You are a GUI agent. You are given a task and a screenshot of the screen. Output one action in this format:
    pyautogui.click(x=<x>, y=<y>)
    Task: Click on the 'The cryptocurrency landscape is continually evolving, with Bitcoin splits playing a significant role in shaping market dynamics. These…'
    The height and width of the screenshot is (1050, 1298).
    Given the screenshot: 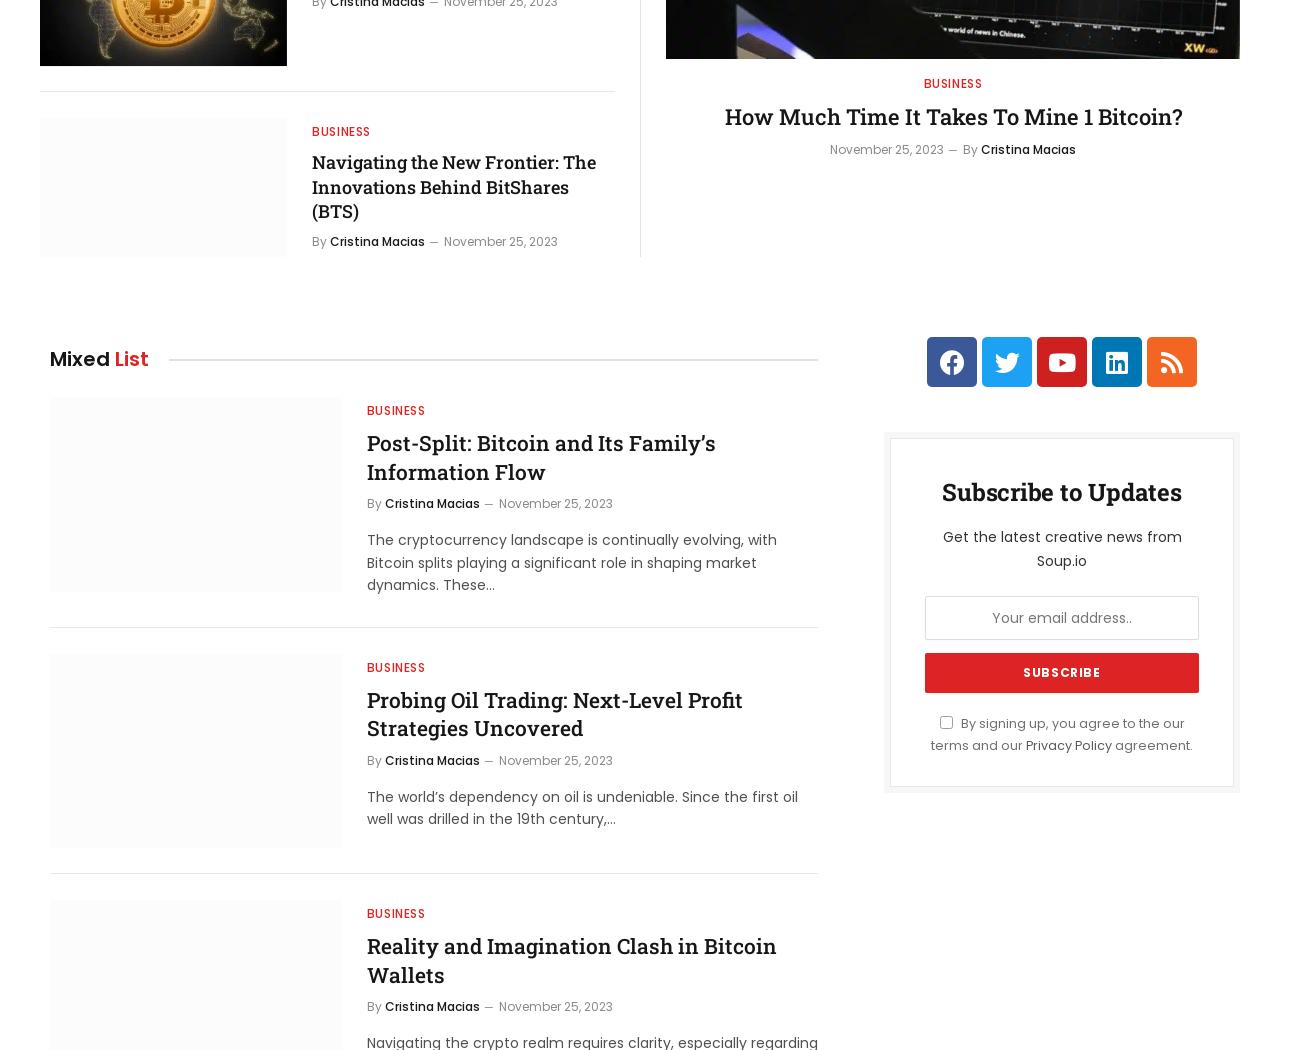 What is the action you would take?
    pyautogui.click(x=569, y=562)
    